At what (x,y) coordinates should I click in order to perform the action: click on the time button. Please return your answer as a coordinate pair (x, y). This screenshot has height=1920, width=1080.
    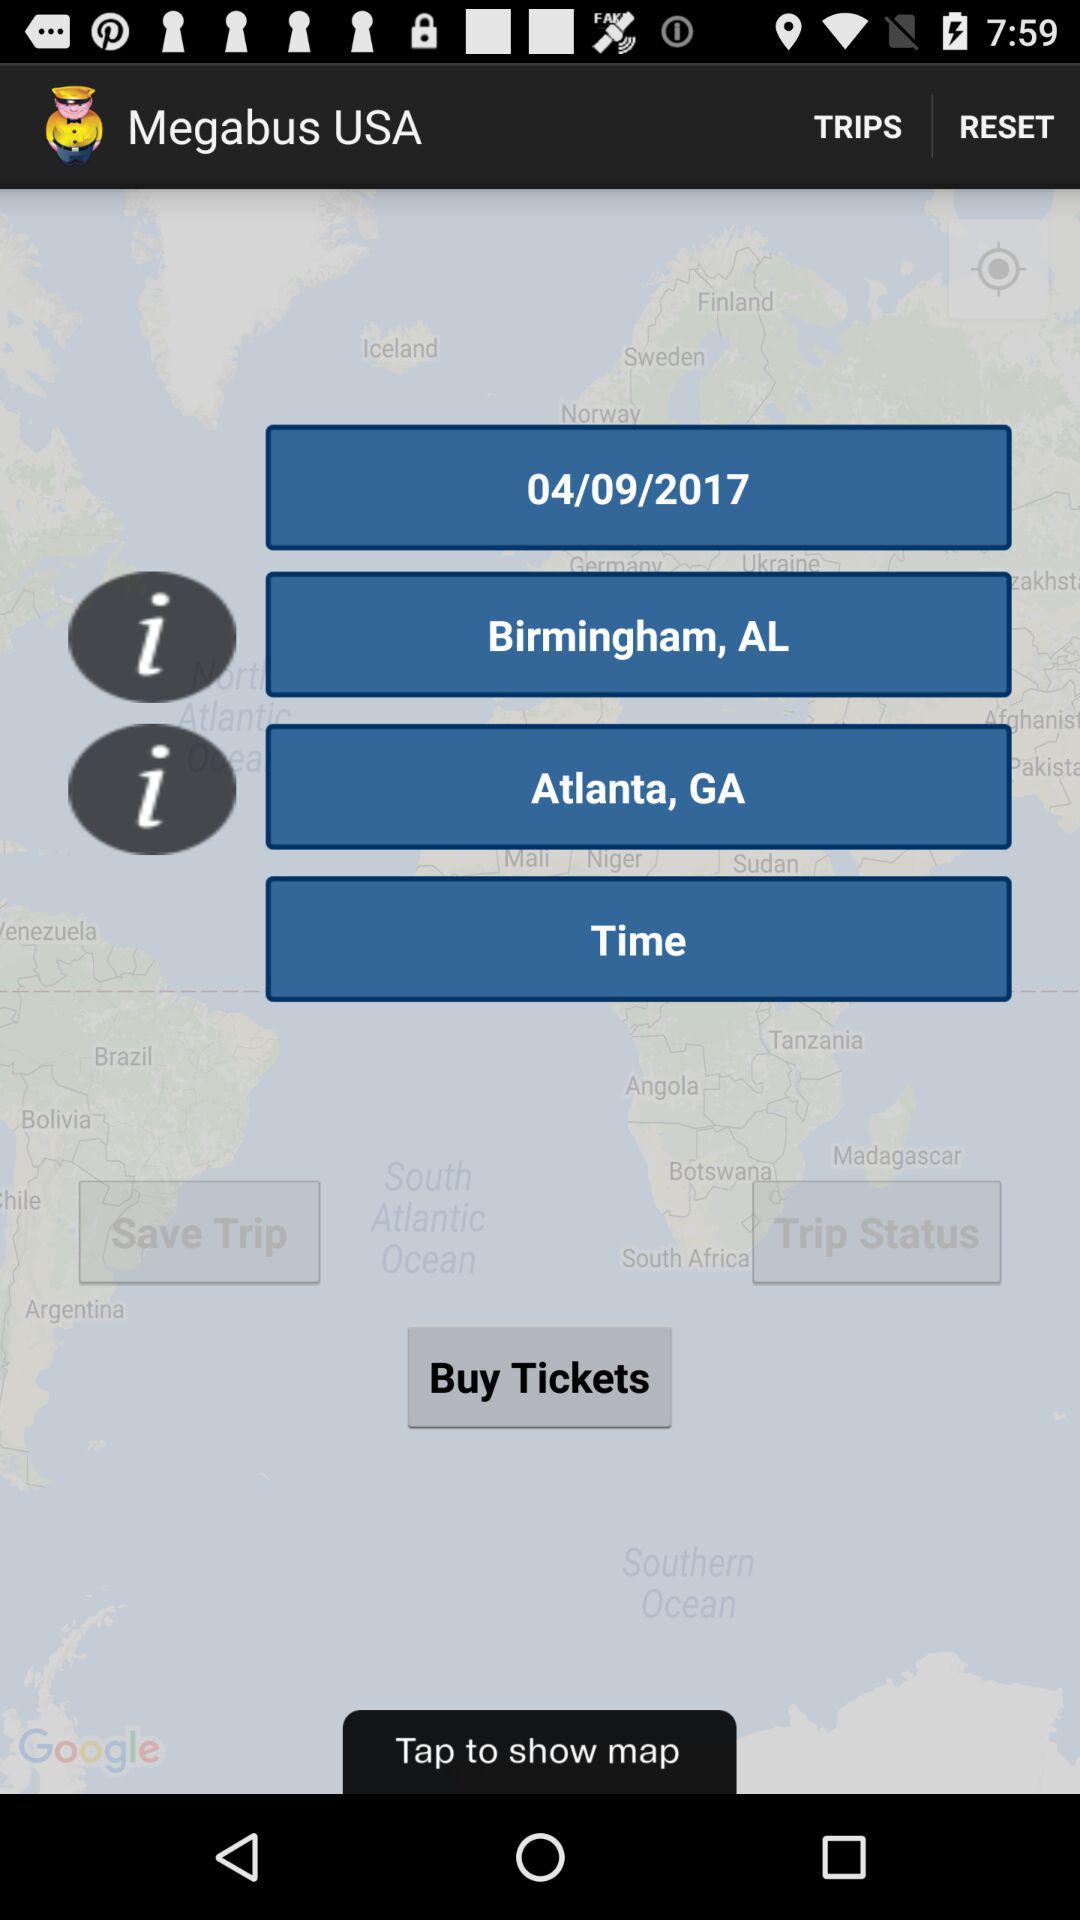
    Looking at the image, I should click on (638, 938).